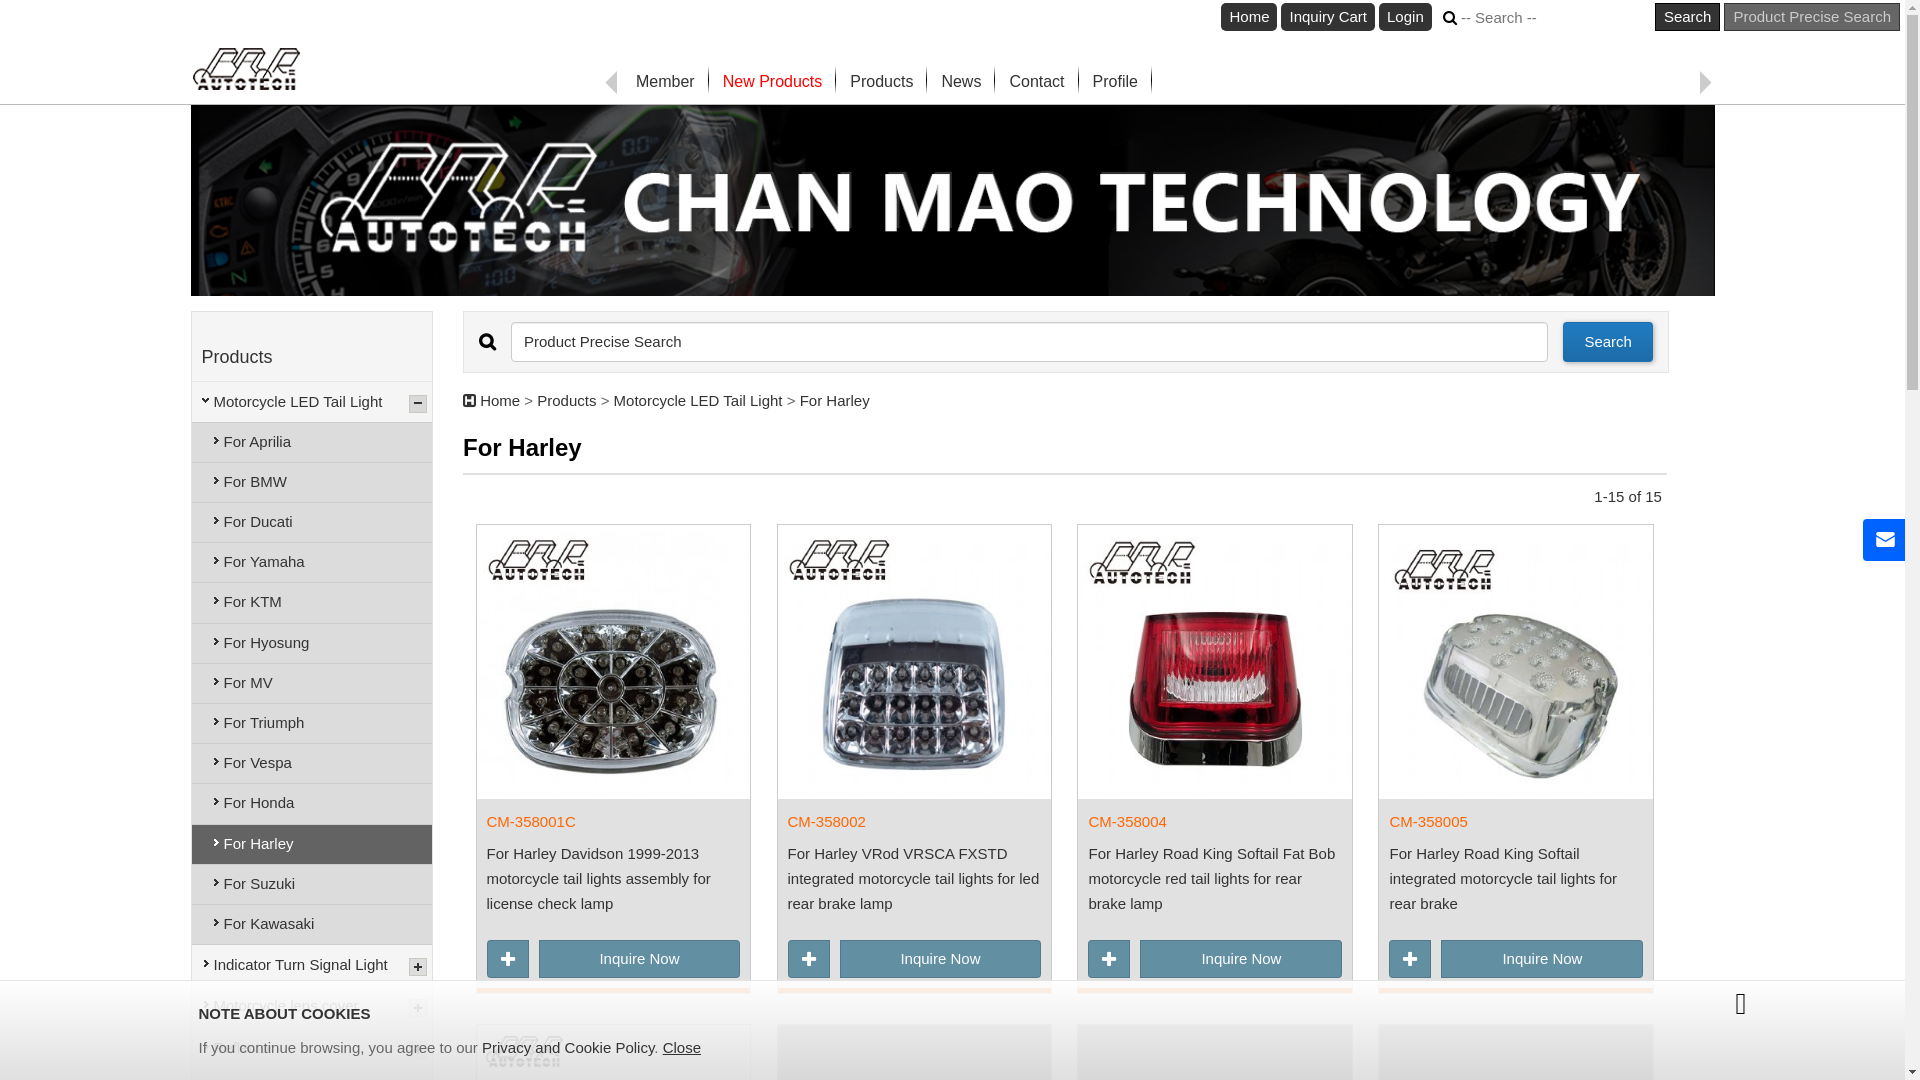 This screenshot has height=1080, width=1920. What do you see at coordinates (192, 601) in the screenshot?
I see `'For KTM'` at bounding box center [192, 601].